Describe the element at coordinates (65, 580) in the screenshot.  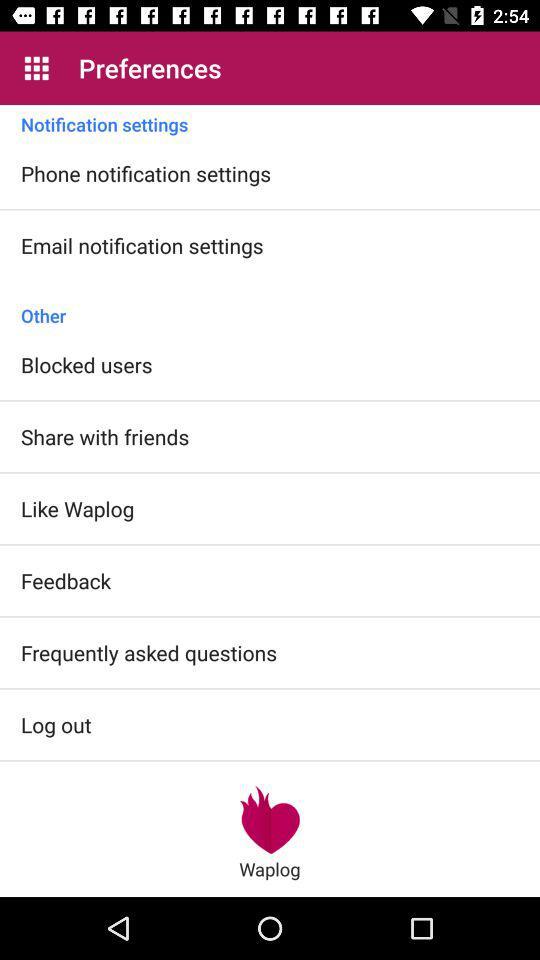
I see `the icon below the like waplog icon` at that location.